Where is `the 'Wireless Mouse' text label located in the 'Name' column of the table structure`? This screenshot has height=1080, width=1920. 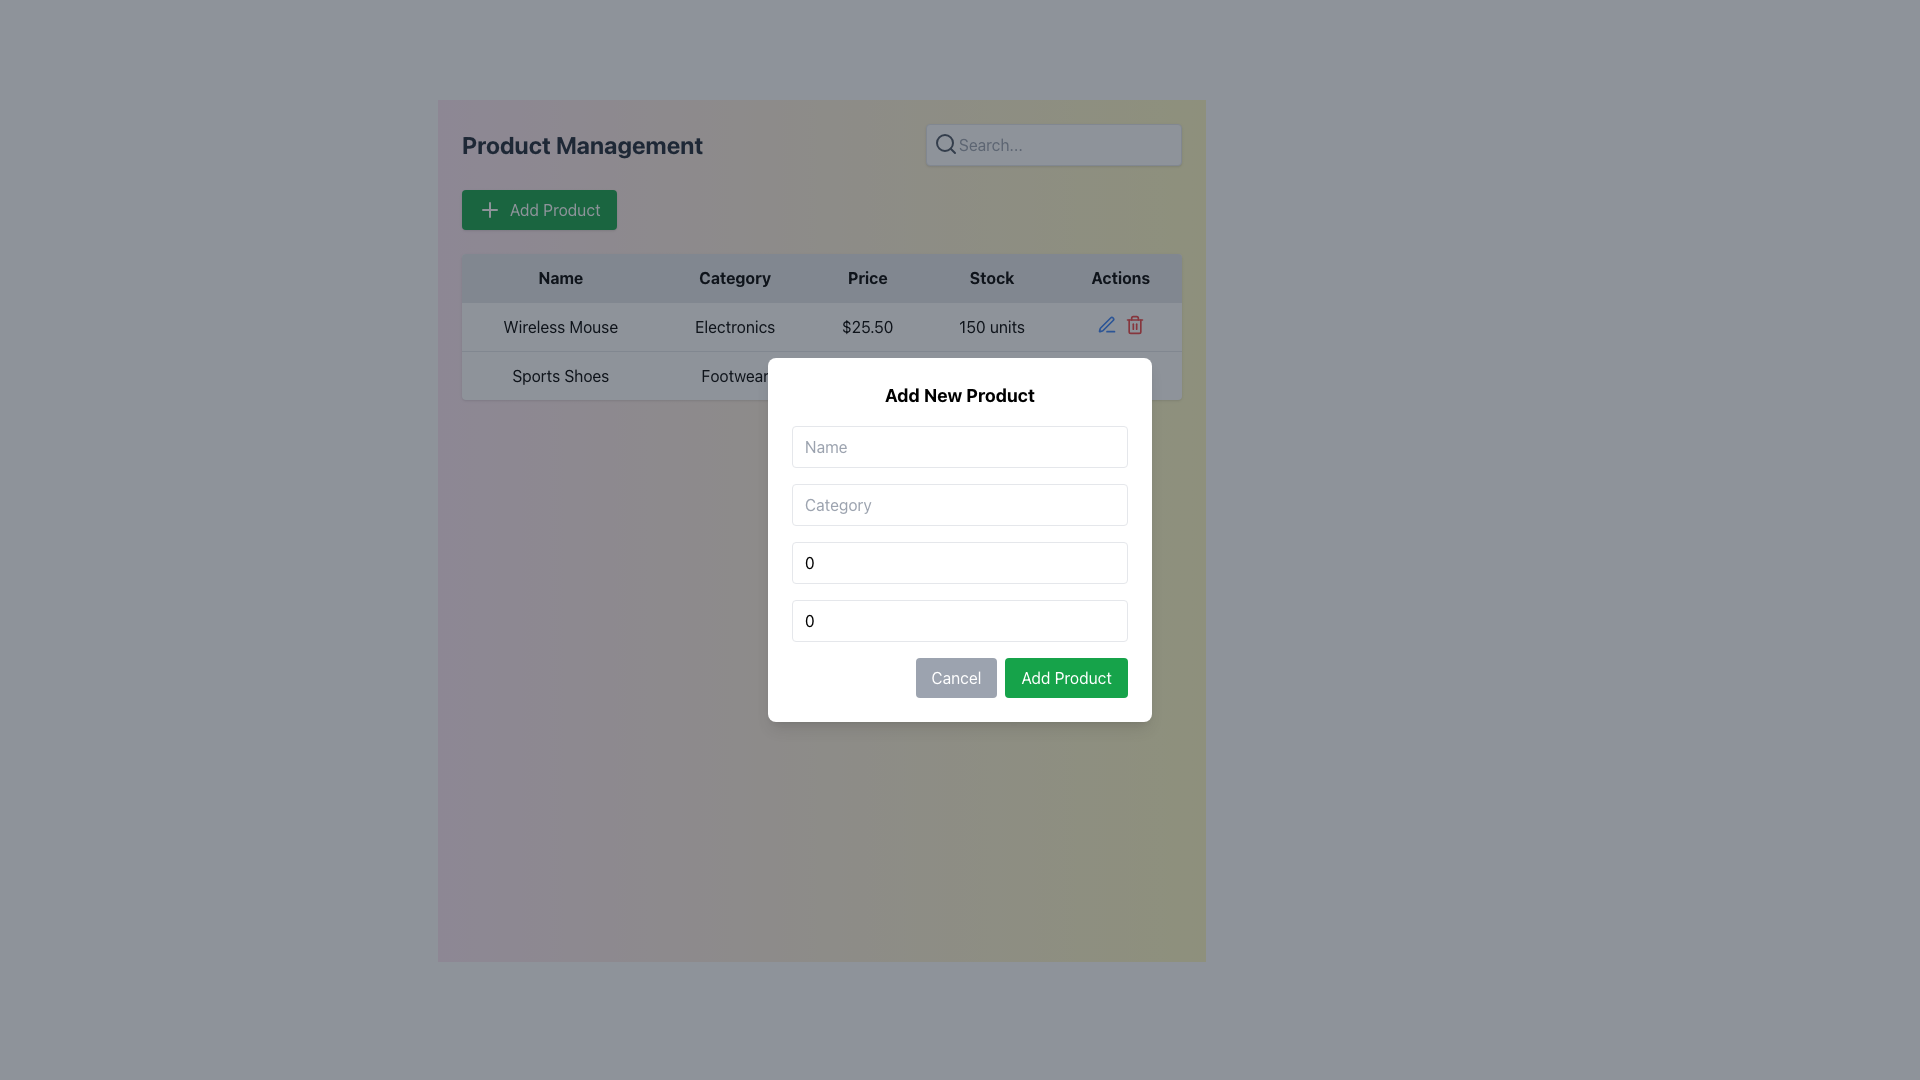 the 'Wireless Mouse' text label located in the 'Name' column of the table structure is located at coordinates (560, 326).